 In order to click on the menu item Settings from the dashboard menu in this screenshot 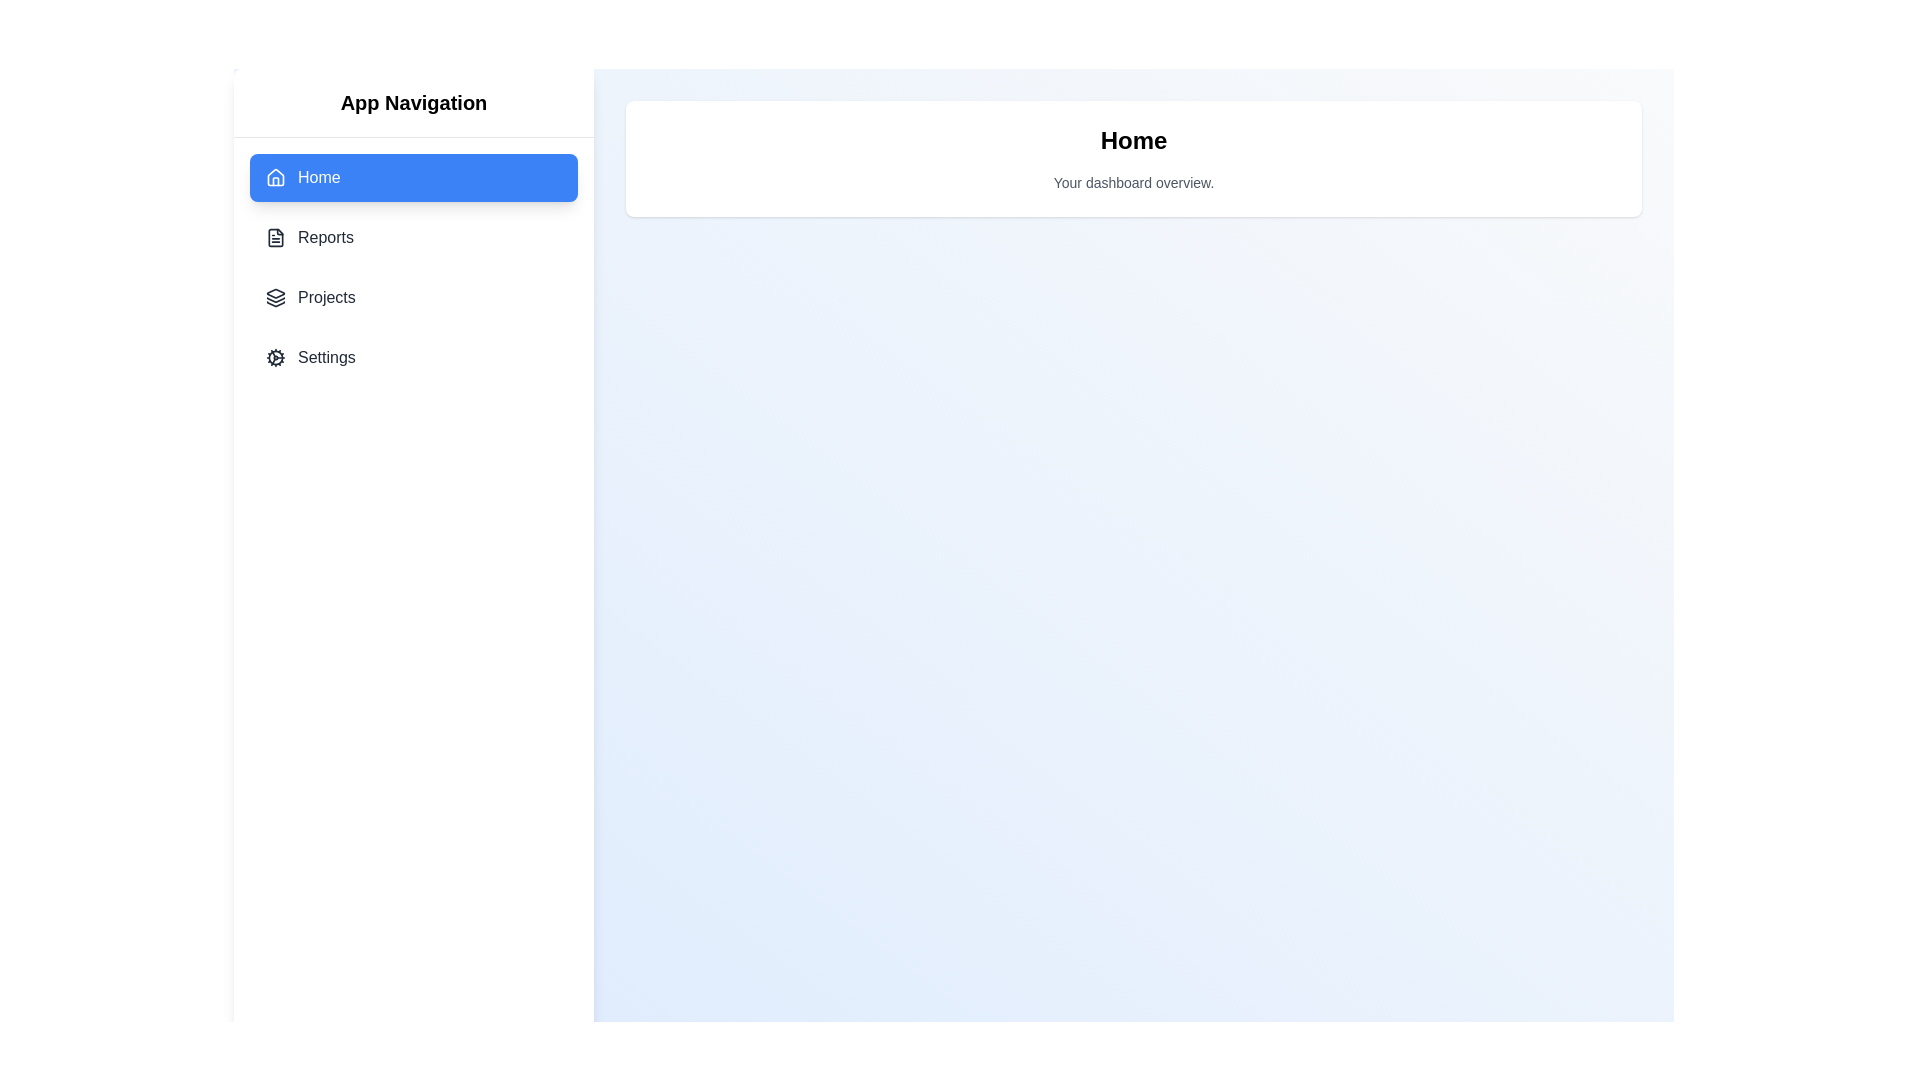, I will do `click(412, 357)`.